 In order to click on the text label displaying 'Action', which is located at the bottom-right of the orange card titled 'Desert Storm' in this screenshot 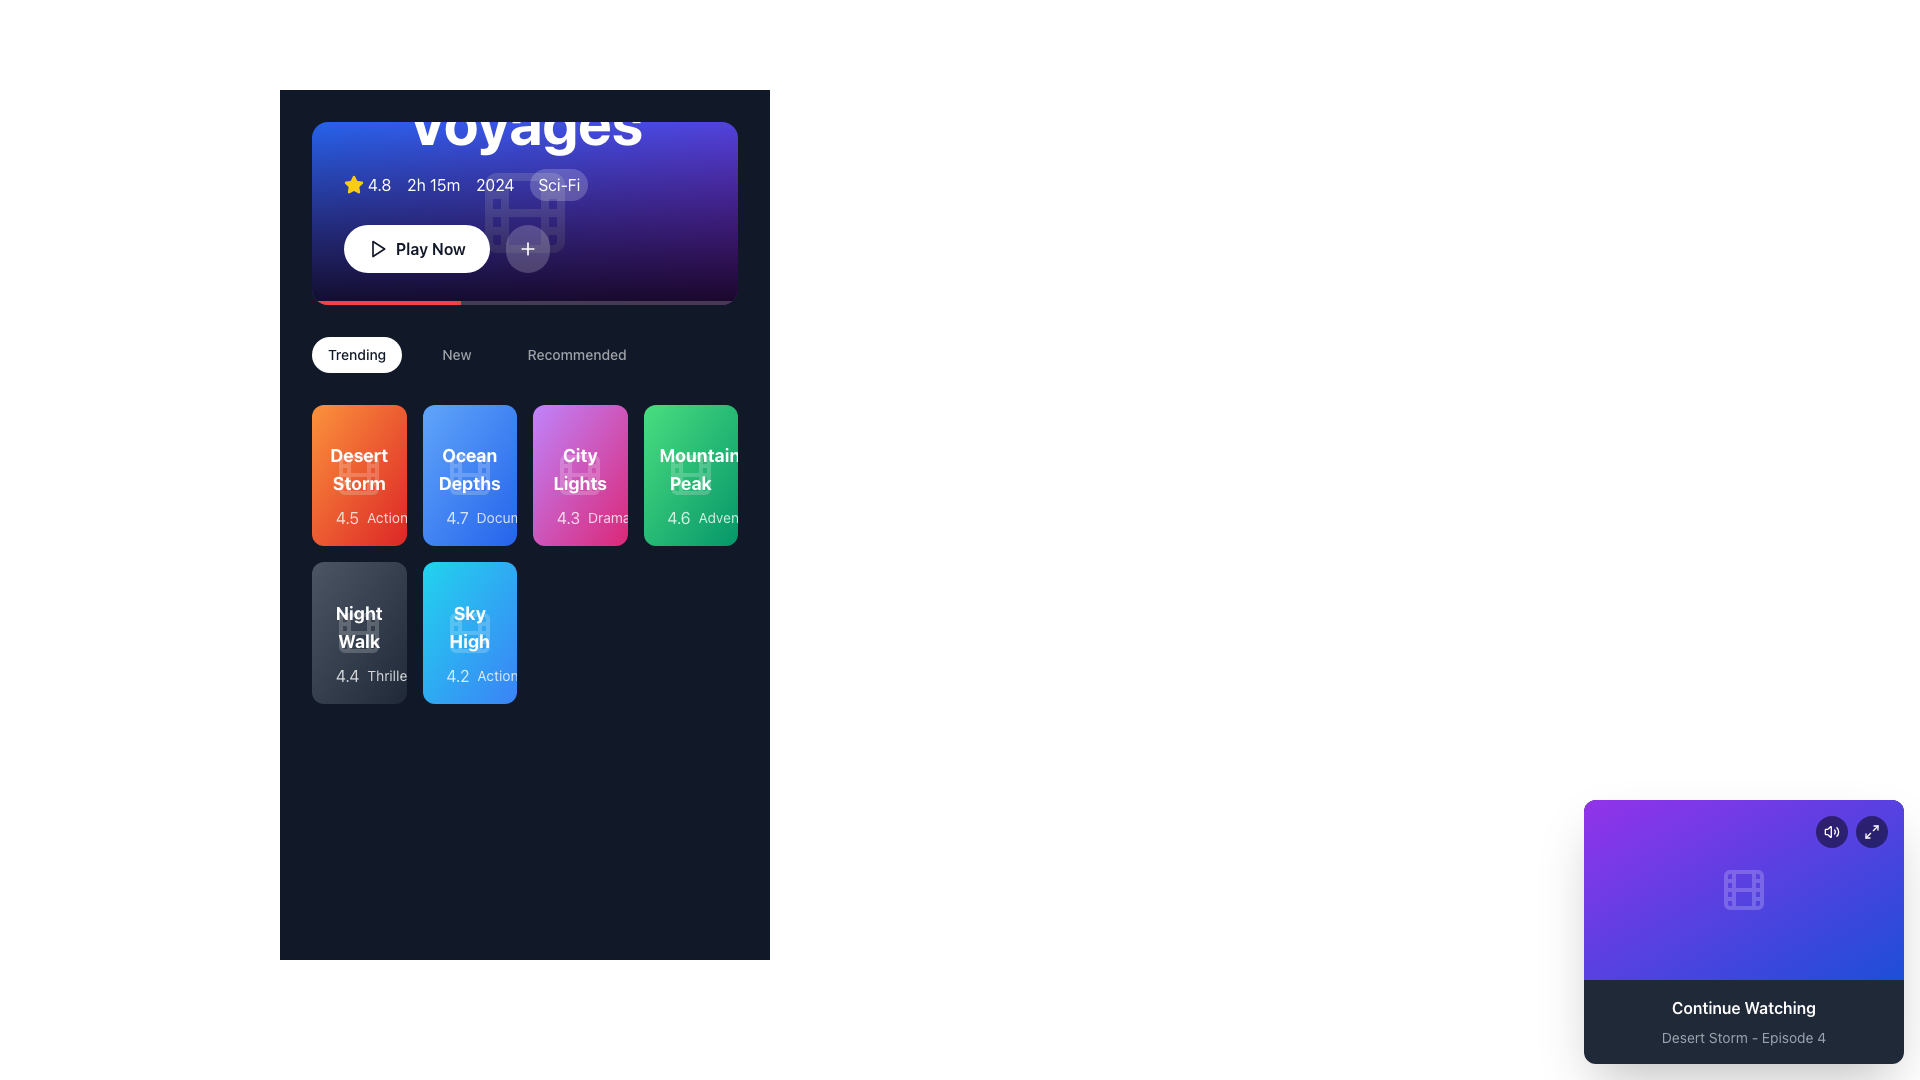, I will do `click(387, 517)`.